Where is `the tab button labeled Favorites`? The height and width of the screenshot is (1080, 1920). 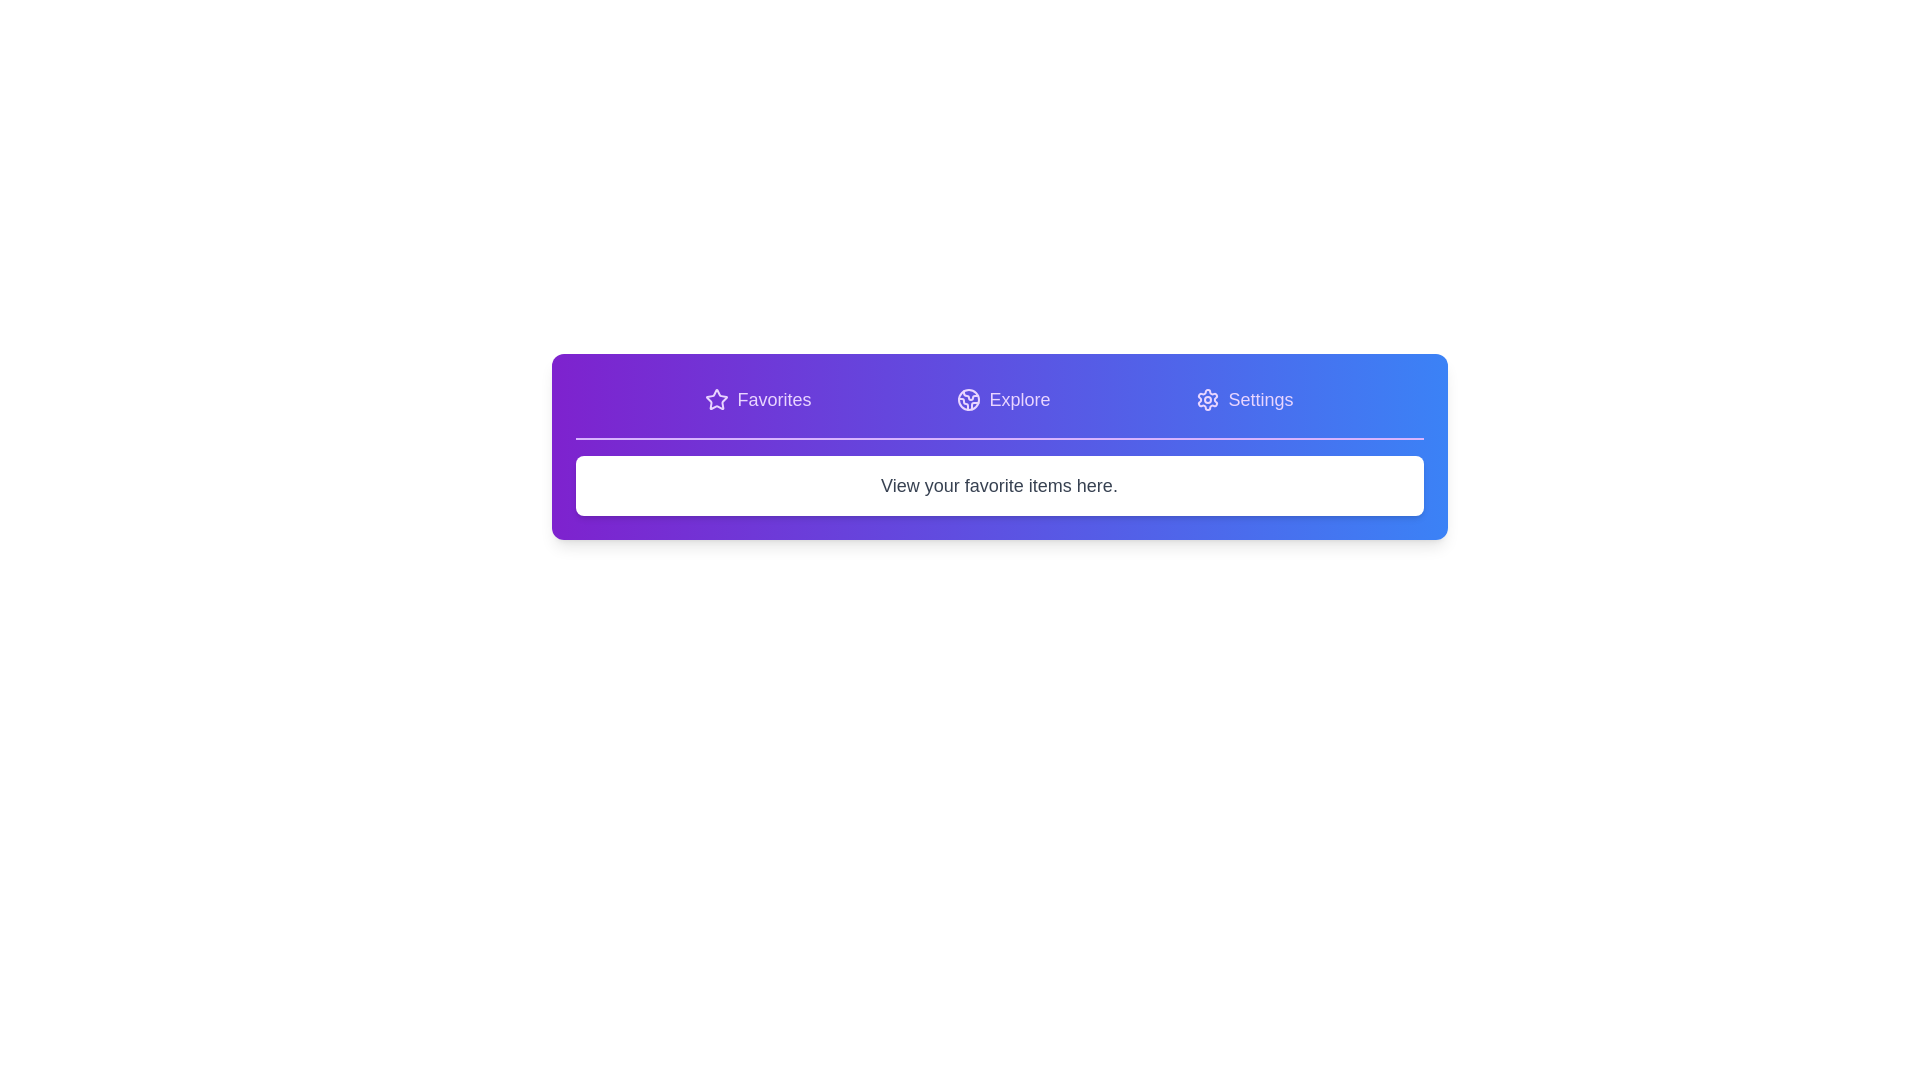 the tab button labeled Favorites is located at coordinates (757, 400).